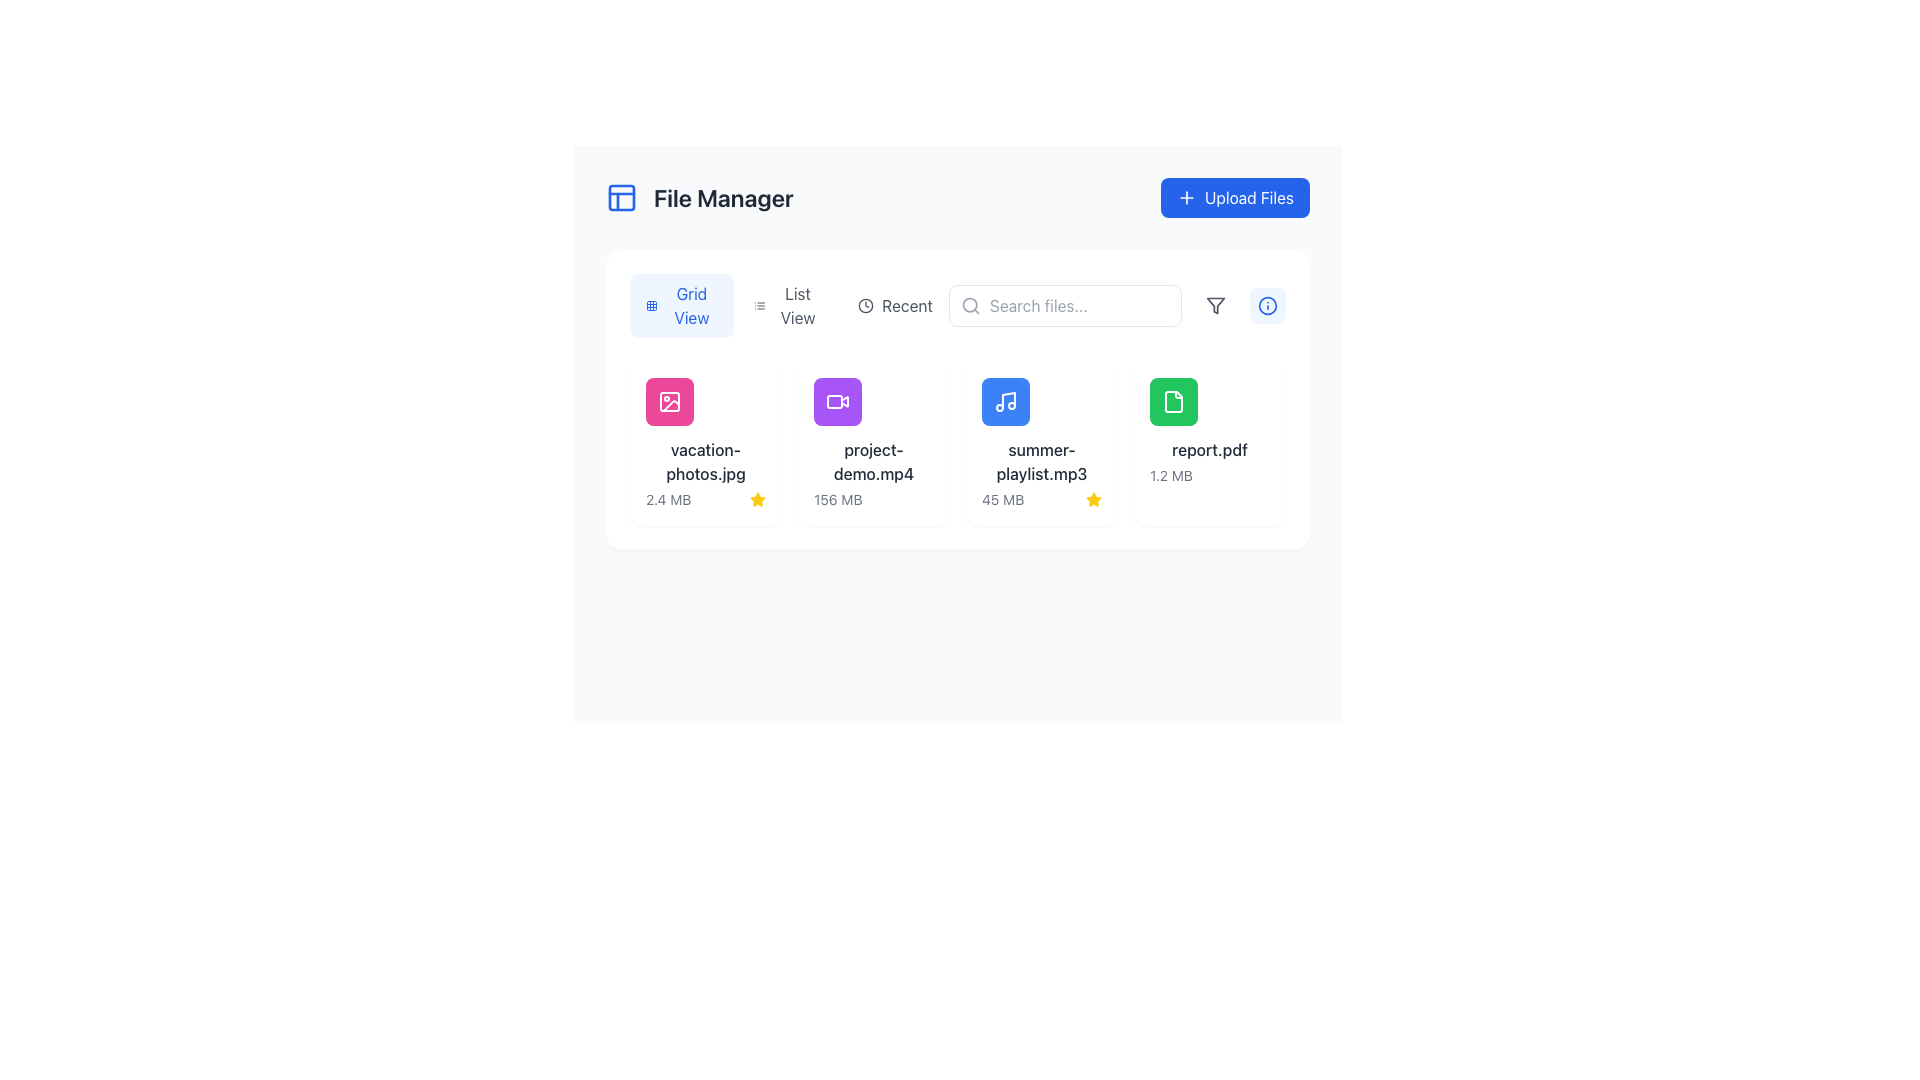 The image size is (1920, 1080). What do you see at coordinates (652, 305) in the screenshot?
I see `the SVG graphical element representing part of the grid layout icon located at the top of the File Manager interface, which signifies toggling the view mode to a grid-based display` at bounding box center [652, 305].